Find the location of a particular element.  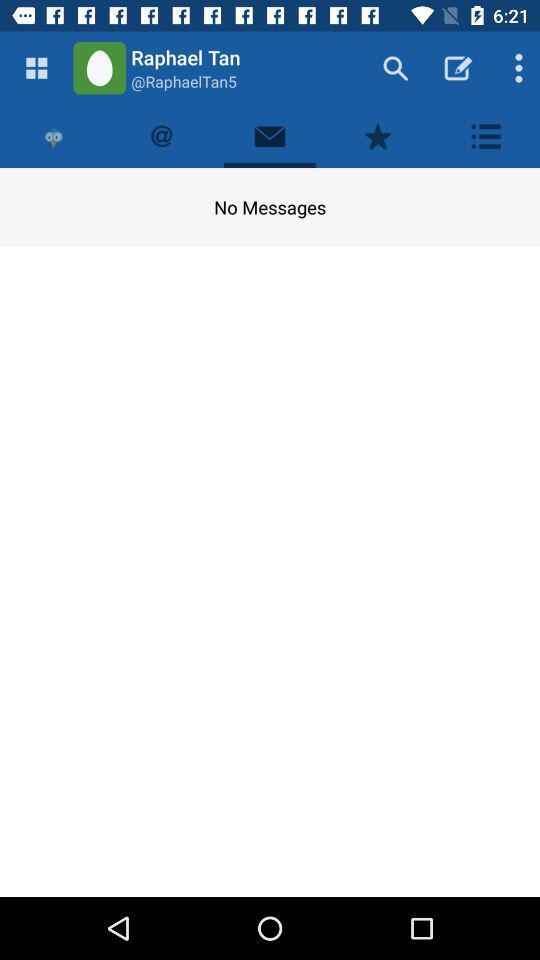

menu button is located at coordinates (36, 68).